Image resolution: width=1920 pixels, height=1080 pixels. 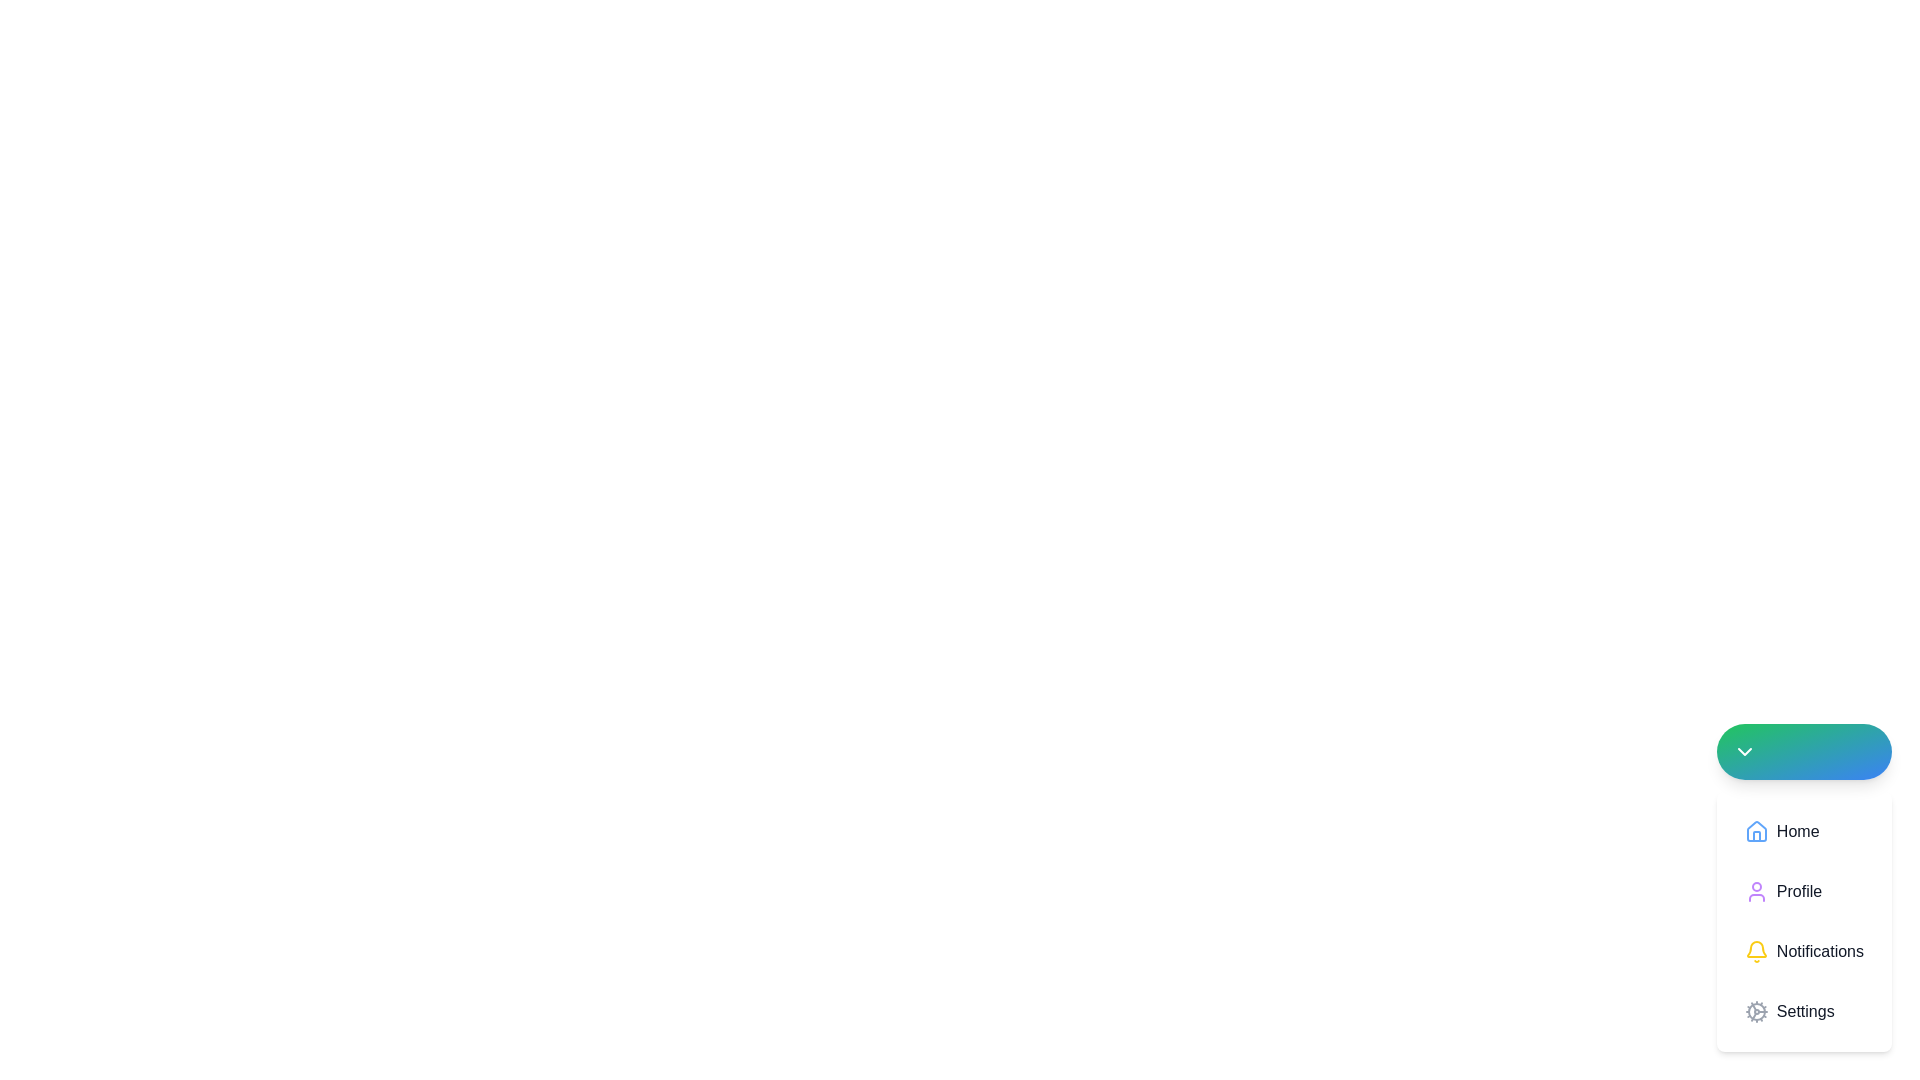 What do you see at coordinates (1804, 890) in the screenshot?
I see `the button located in the vertical navigation menu, positioned second below the 'Home' item and above the 'Notifications' item` at bounding box center [1804, 890].